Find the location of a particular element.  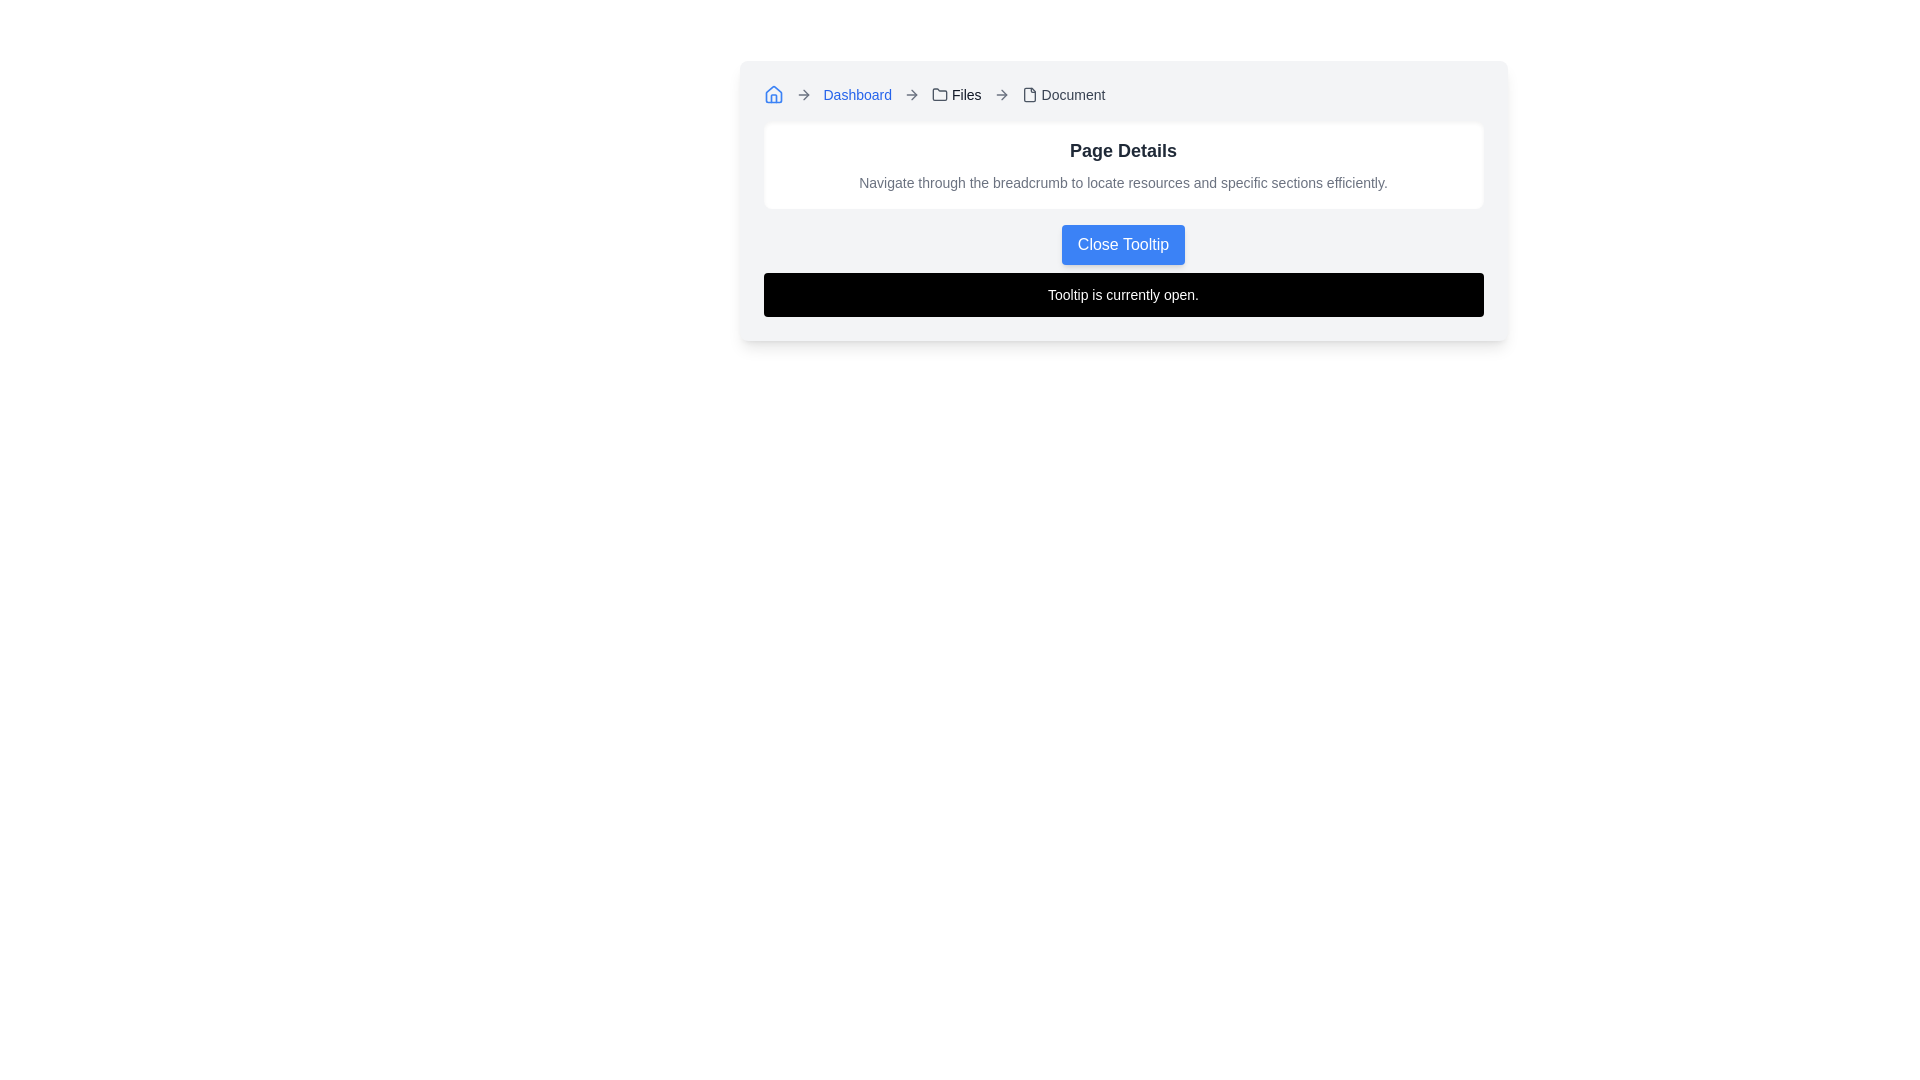

informational header text block located centrally below the breadcrumb navigation, which provides guidance on navigating resources and sections is located at coordinates (1123, 164).